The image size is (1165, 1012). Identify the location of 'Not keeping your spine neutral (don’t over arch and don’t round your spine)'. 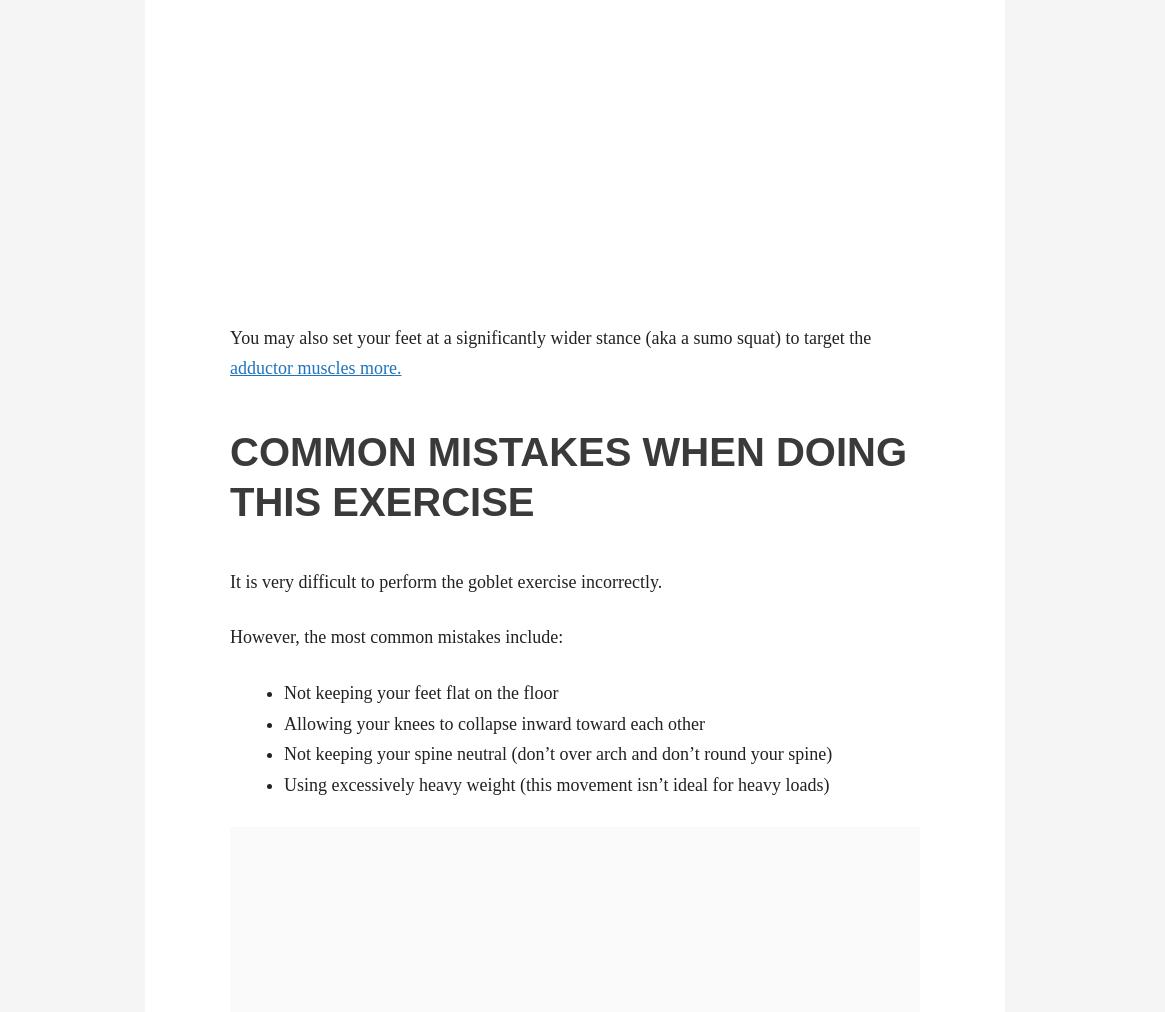
(558, 754).